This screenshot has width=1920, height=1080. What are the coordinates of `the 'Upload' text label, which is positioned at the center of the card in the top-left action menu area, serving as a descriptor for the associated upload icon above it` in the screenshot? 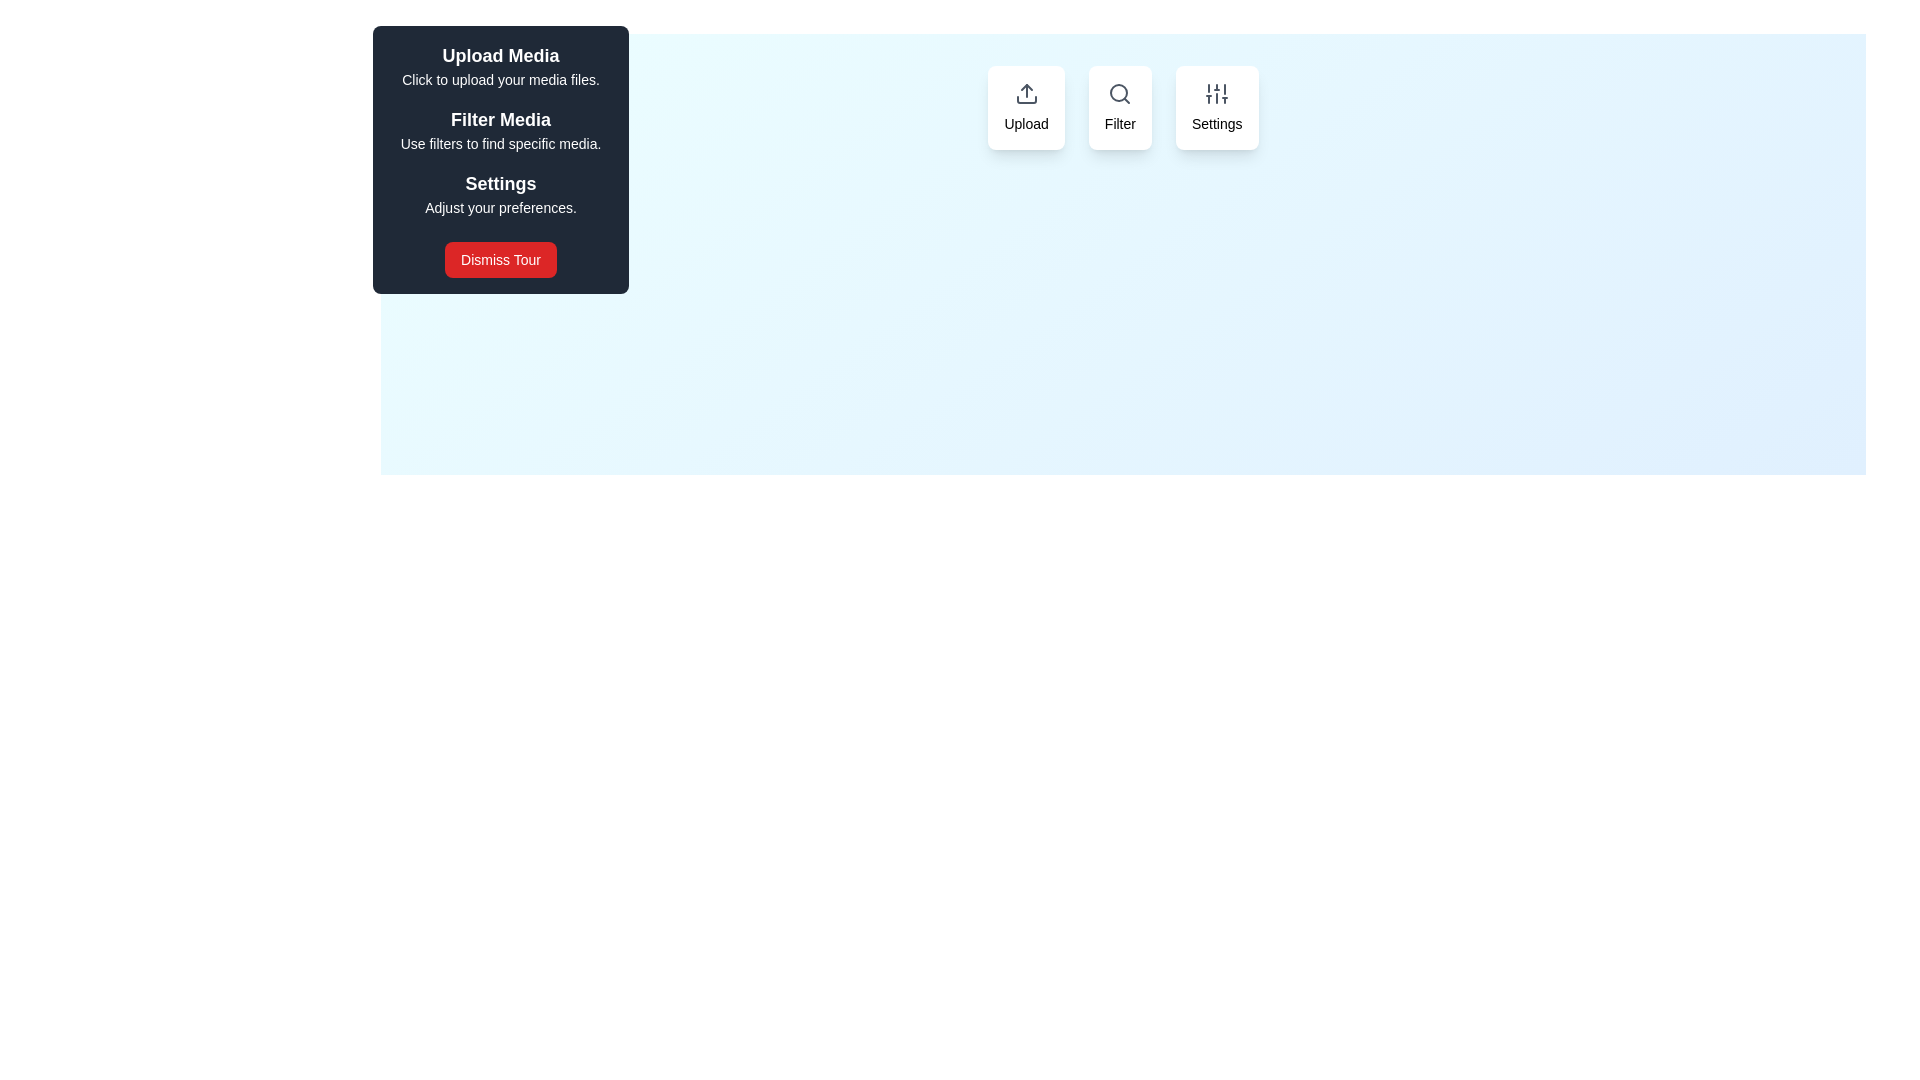 It's located at (1026, 123).